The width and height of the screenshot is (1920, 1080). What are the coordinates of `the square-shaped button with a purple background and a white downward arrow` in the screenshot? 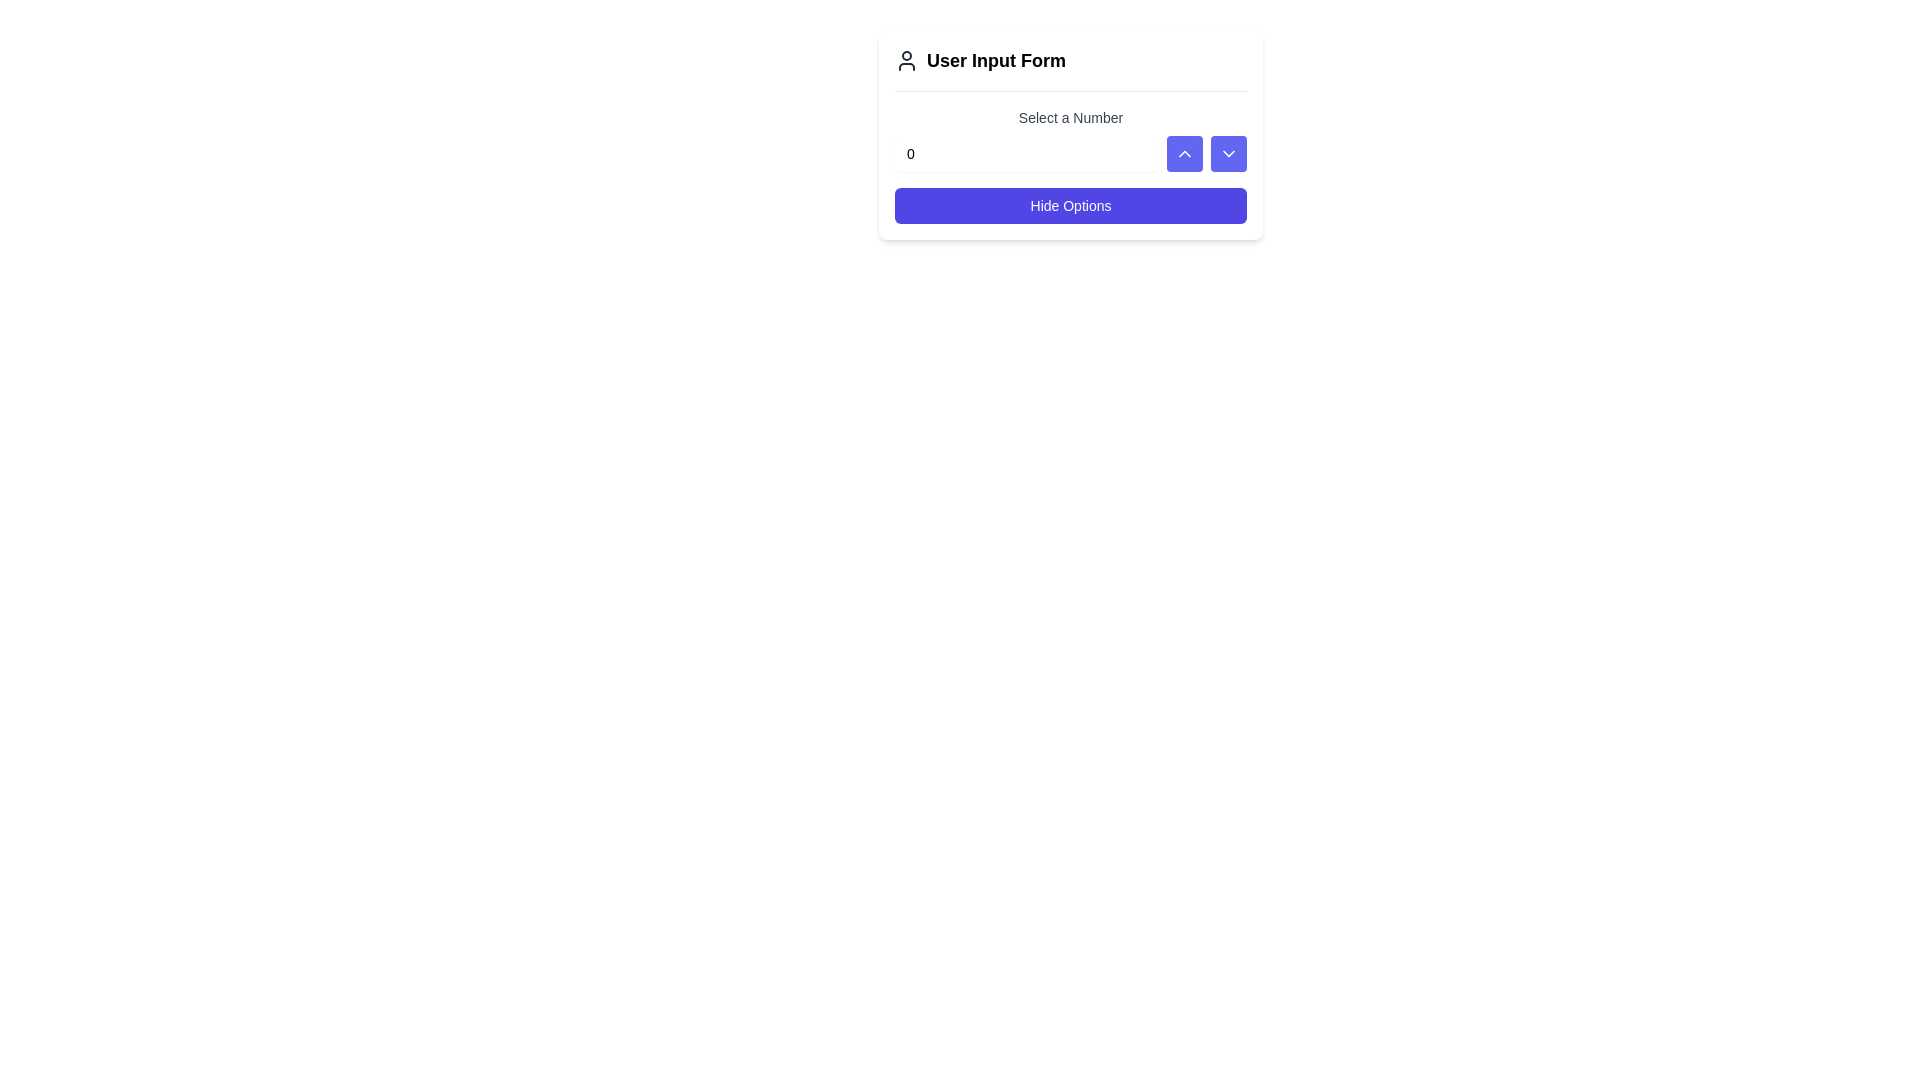 It's located at (1227, 153).